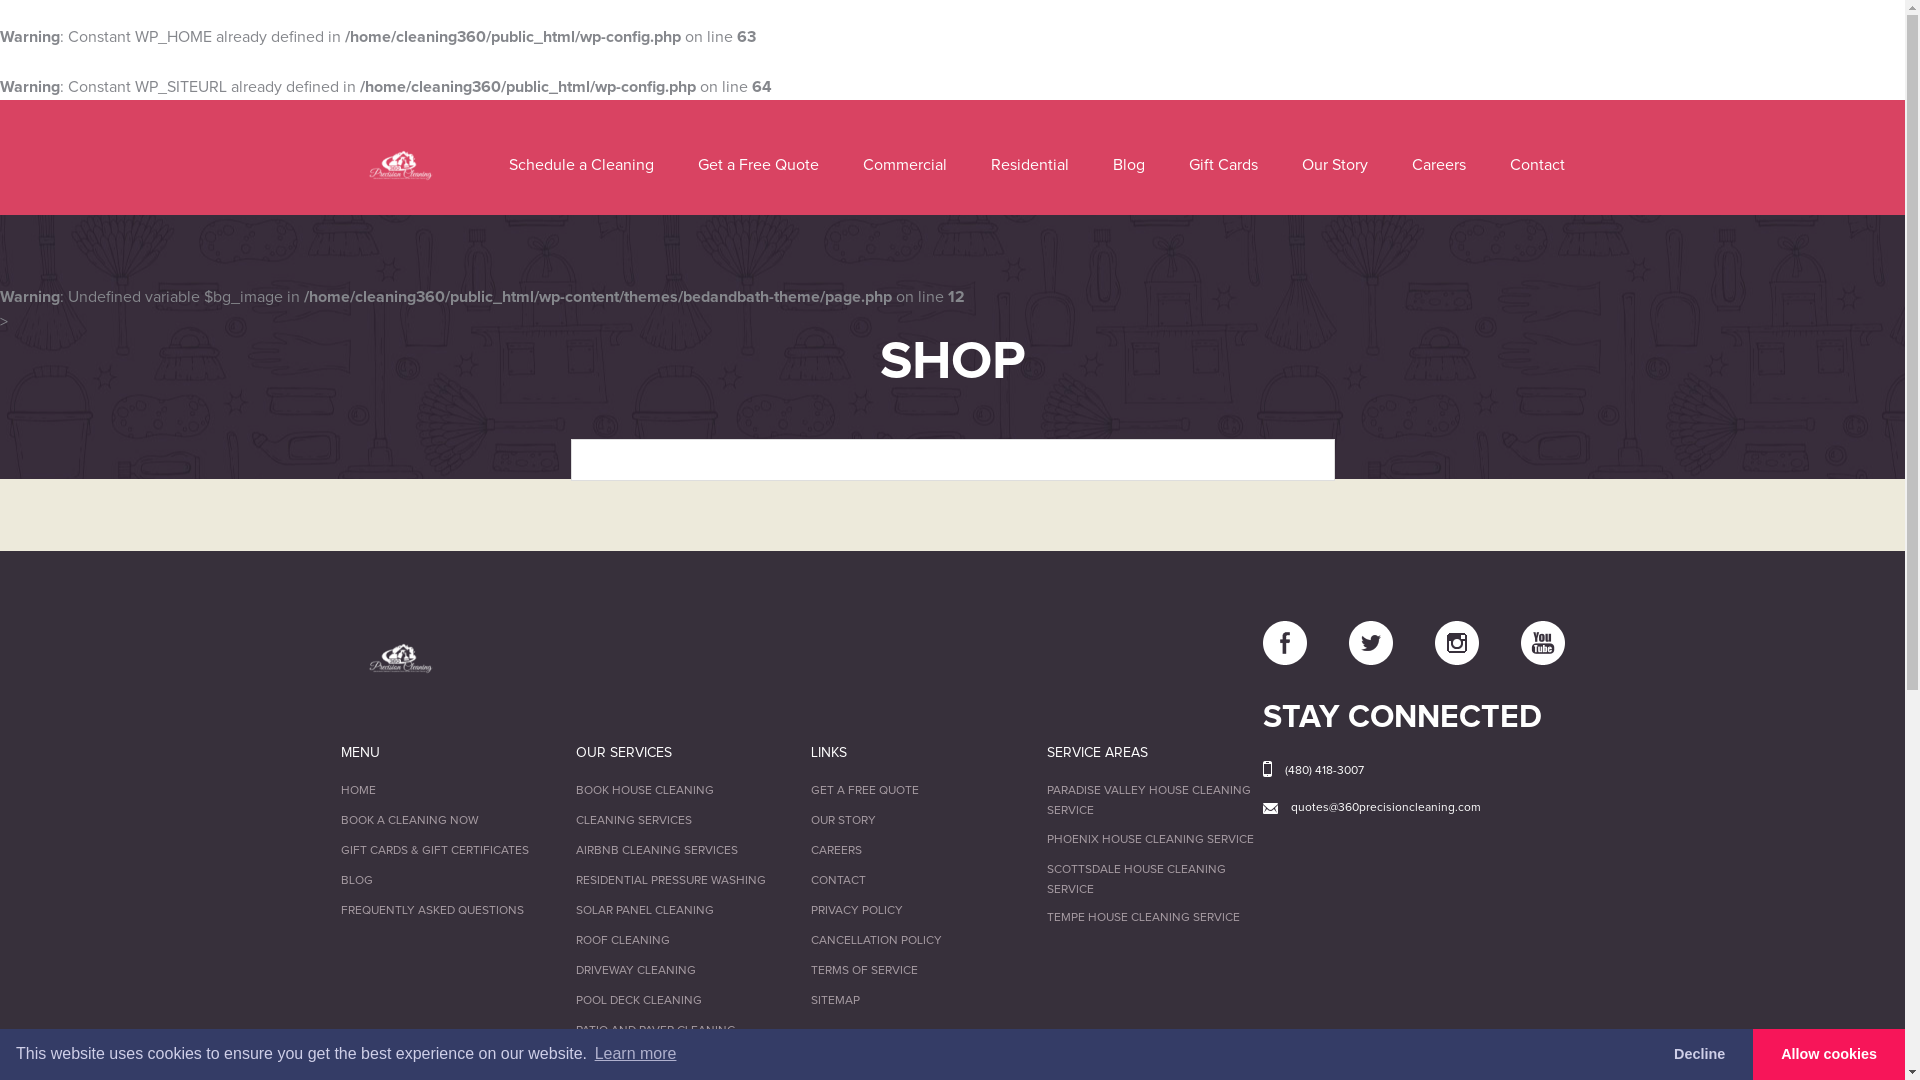 The image size is (1920, 1080). What do you see at coordinates (1148, 800) in the screenshot?
I see `'PARADISE VALLEY HOUSE CLEANING SERVICE'` at bounding box center [1148, 800].